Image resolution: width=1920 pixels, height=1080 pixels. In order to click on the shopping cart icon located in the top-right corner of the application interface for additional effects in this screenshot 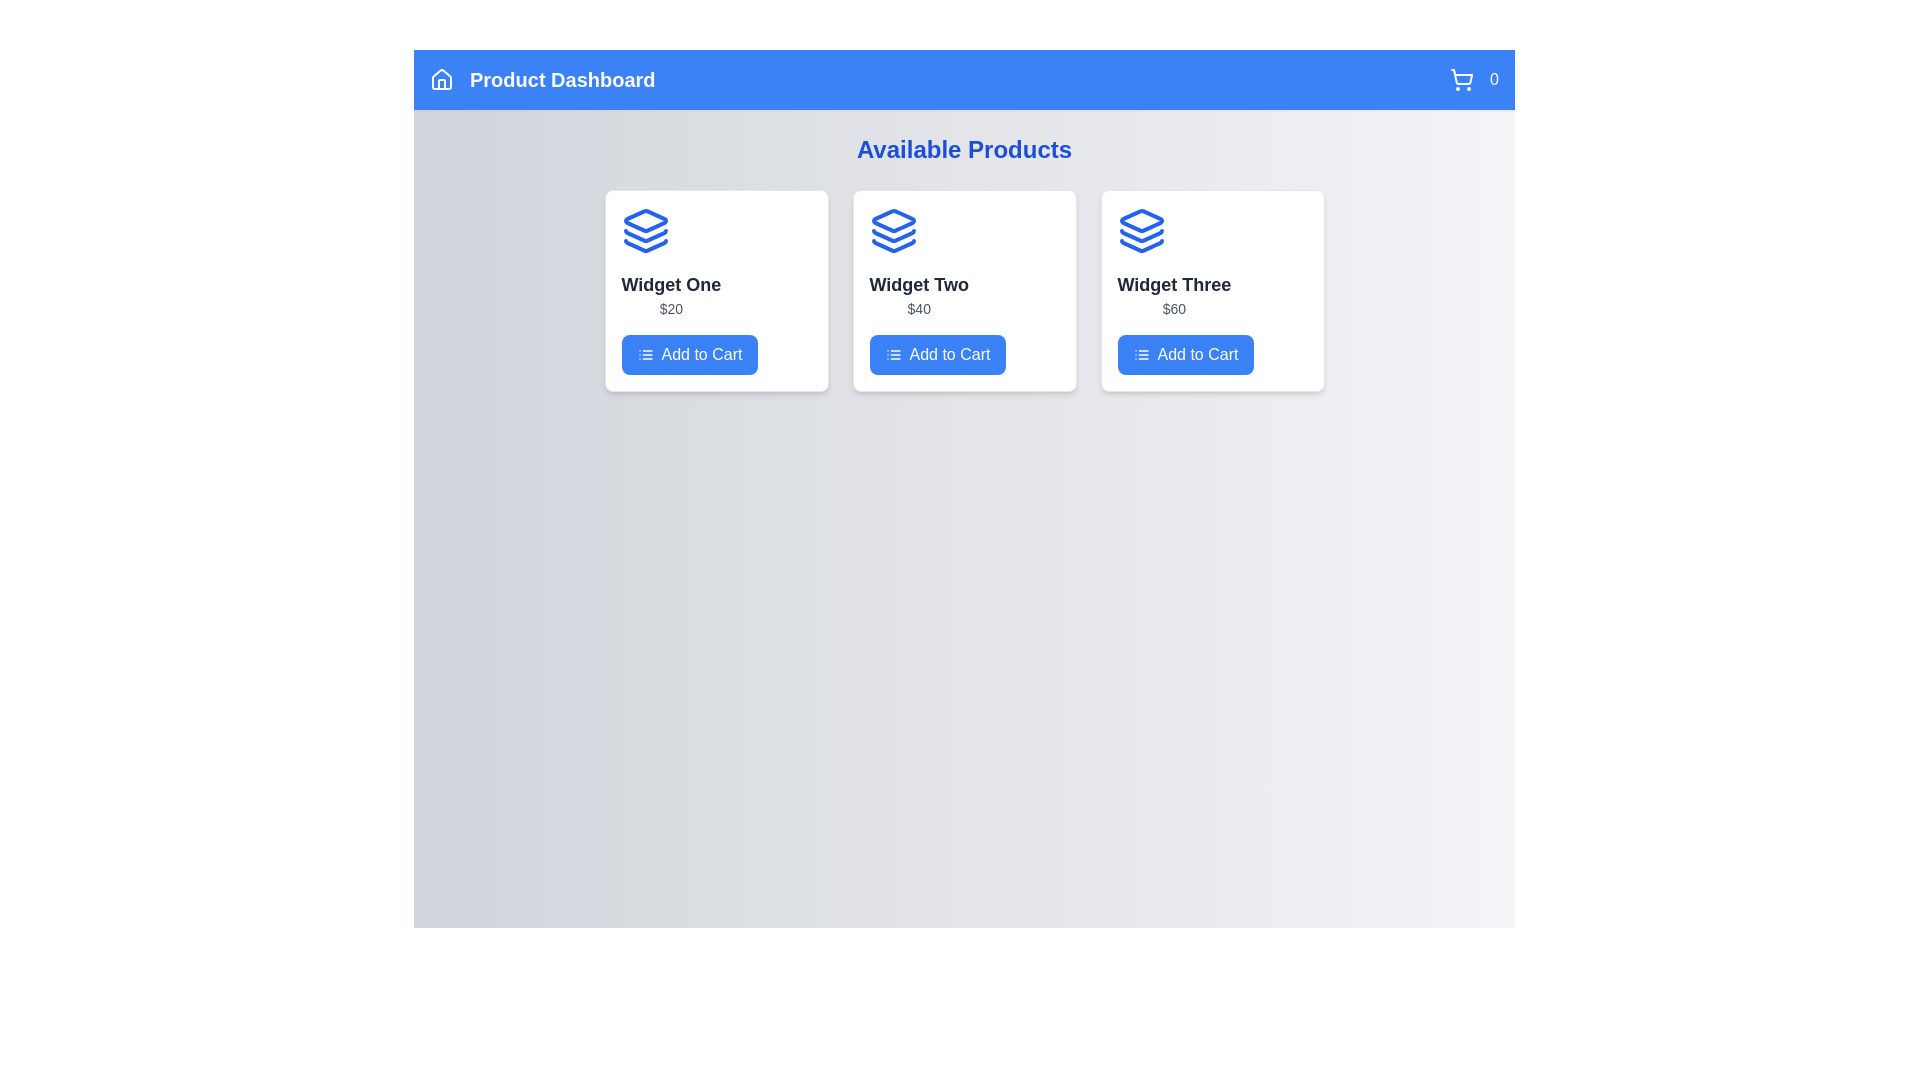, I will do `click(1462, 79)`.